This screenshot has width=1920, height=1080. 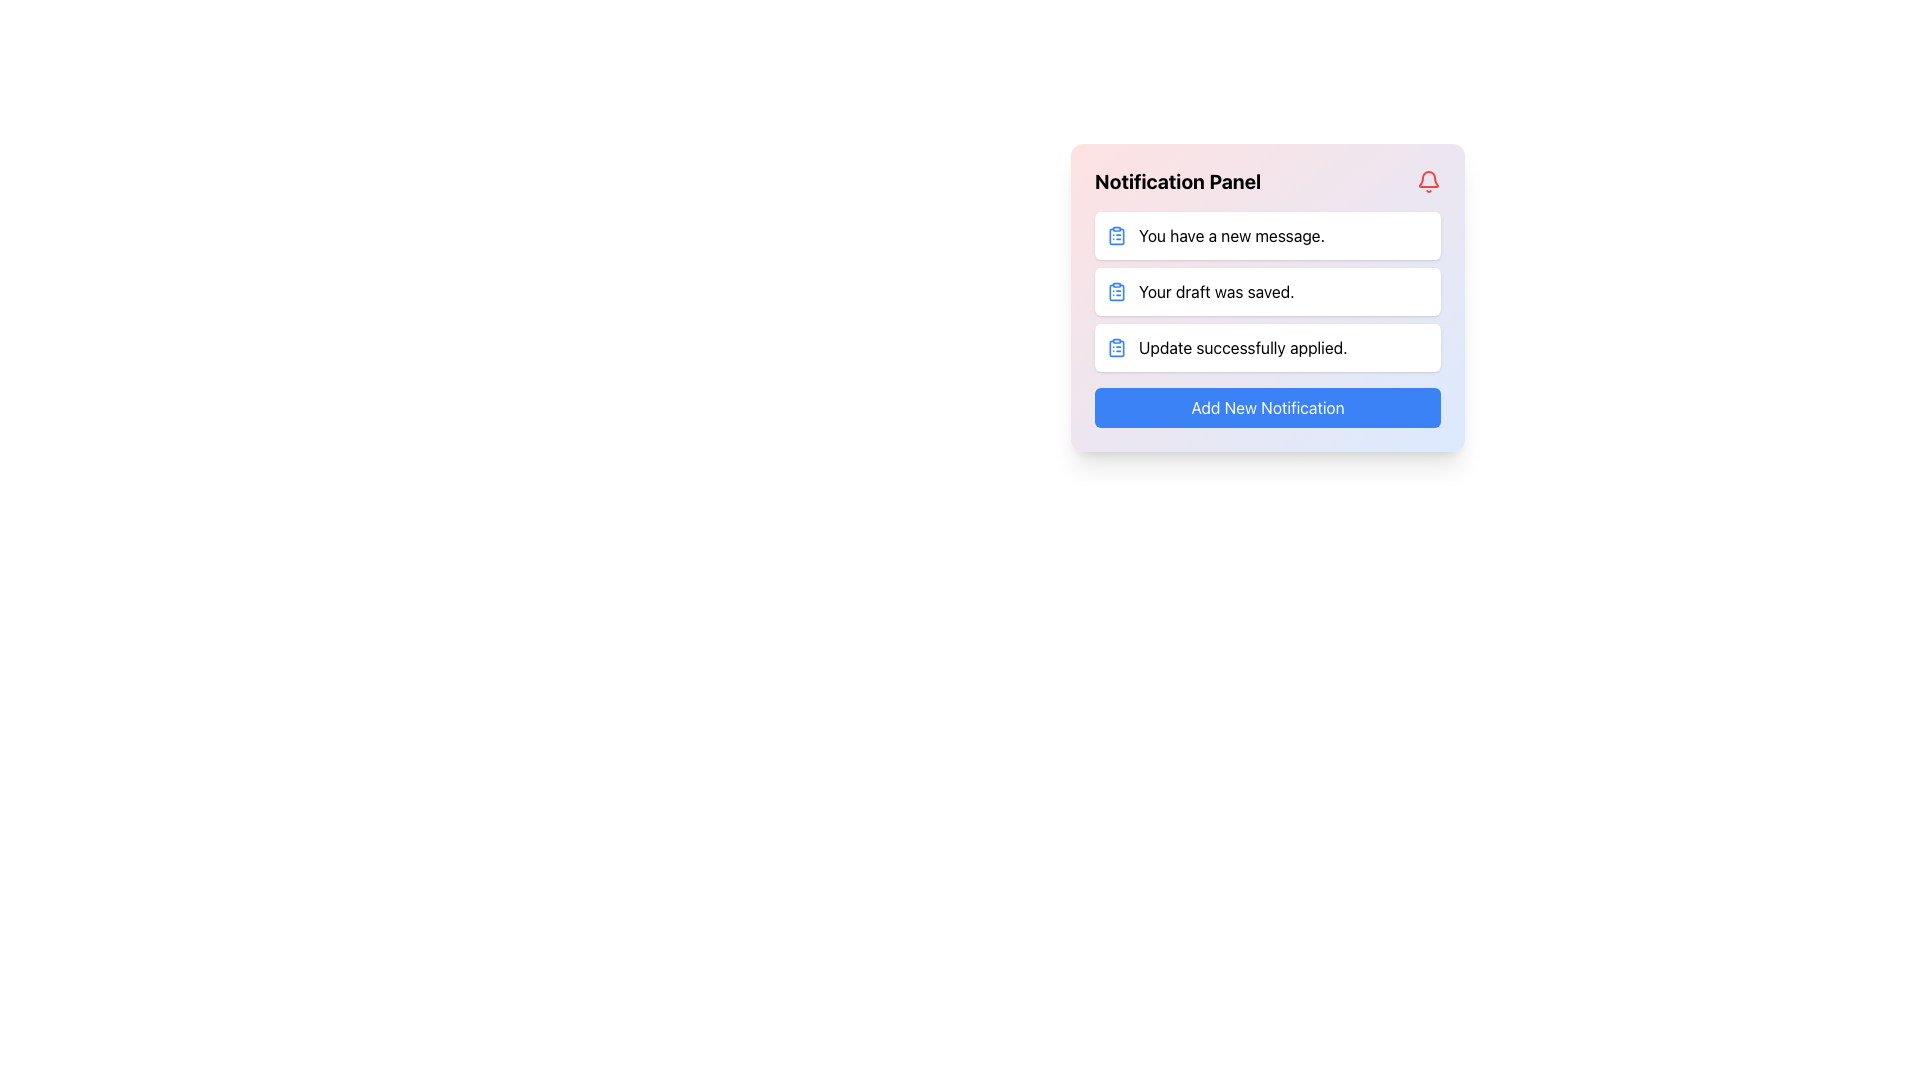 I want to click on the second notification item in the list, which displays the message 'Your draft was saved.', so click(x=1266, y=292).